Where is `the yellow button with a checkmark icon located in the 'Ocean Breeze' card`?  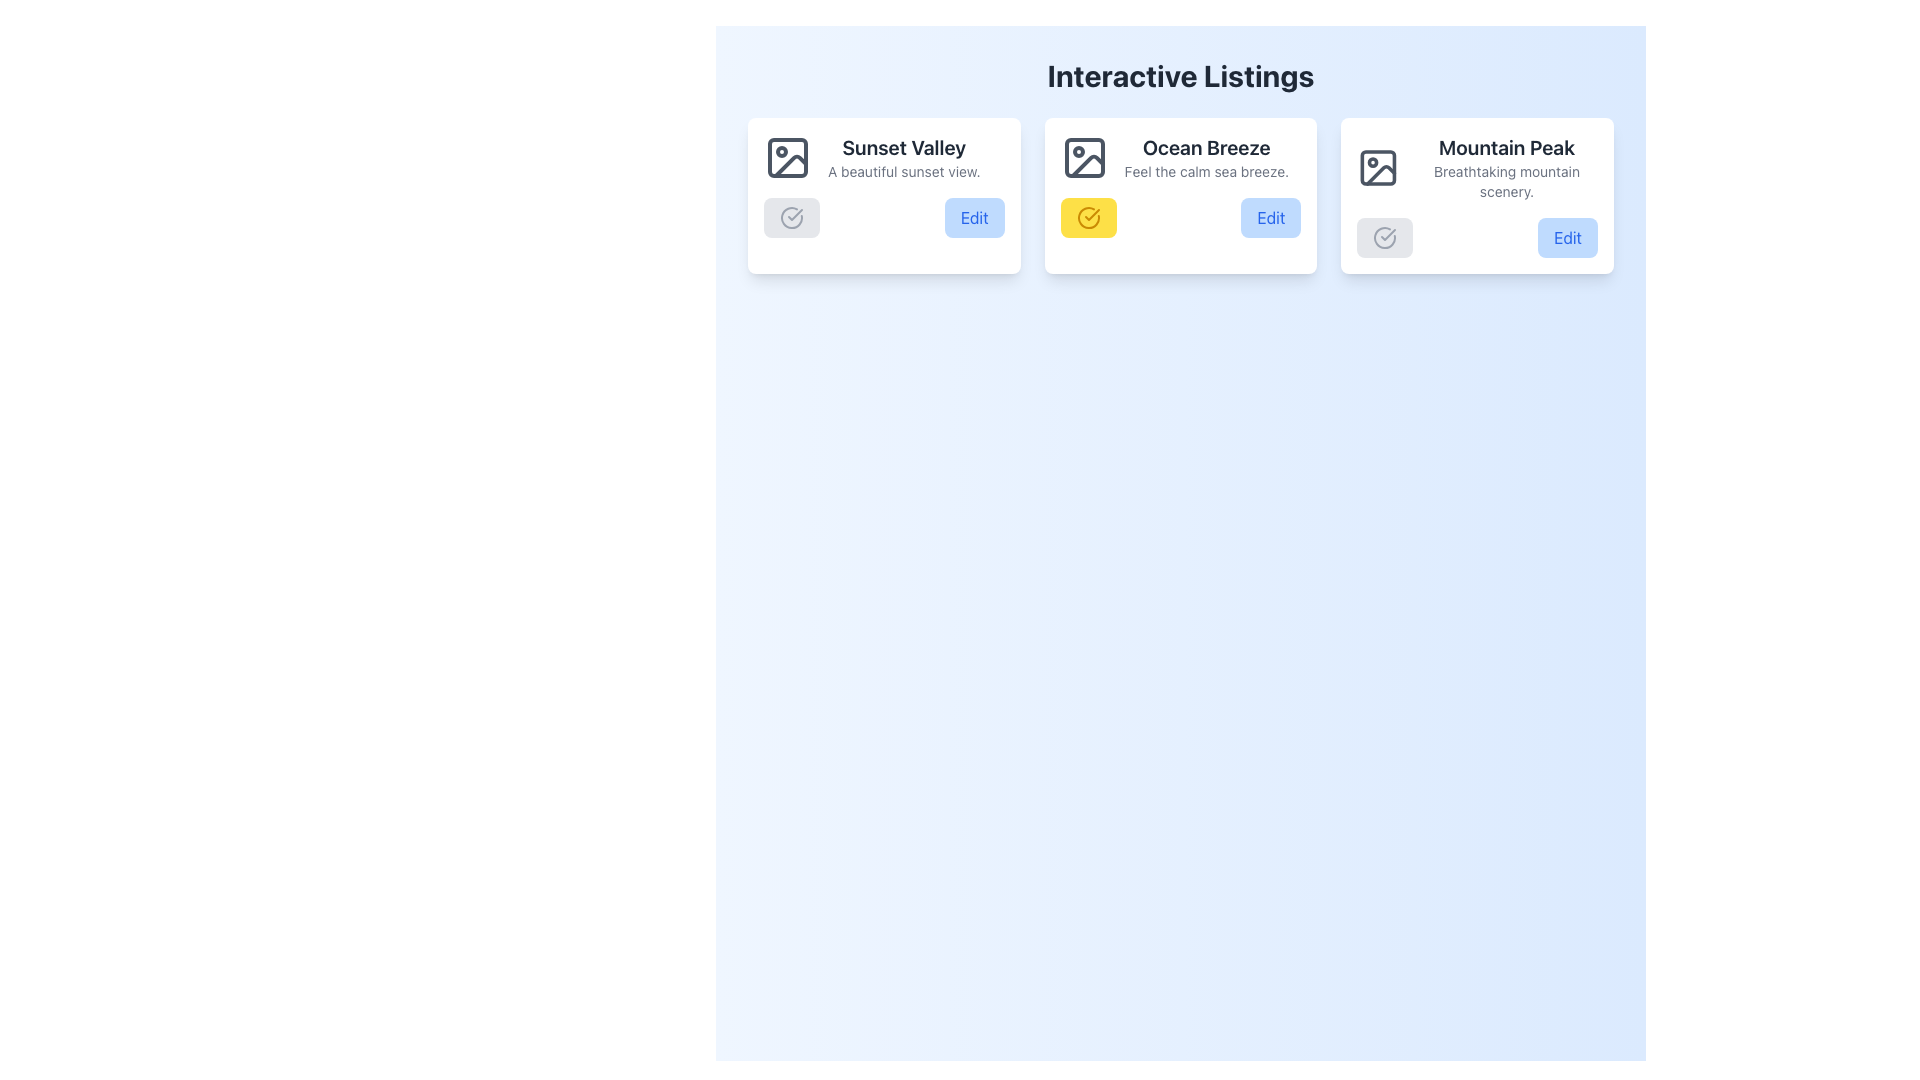 the yellow button with a checkmark icon located in the 'Ocean Breeze' card is located at coordinates (1087, 218).